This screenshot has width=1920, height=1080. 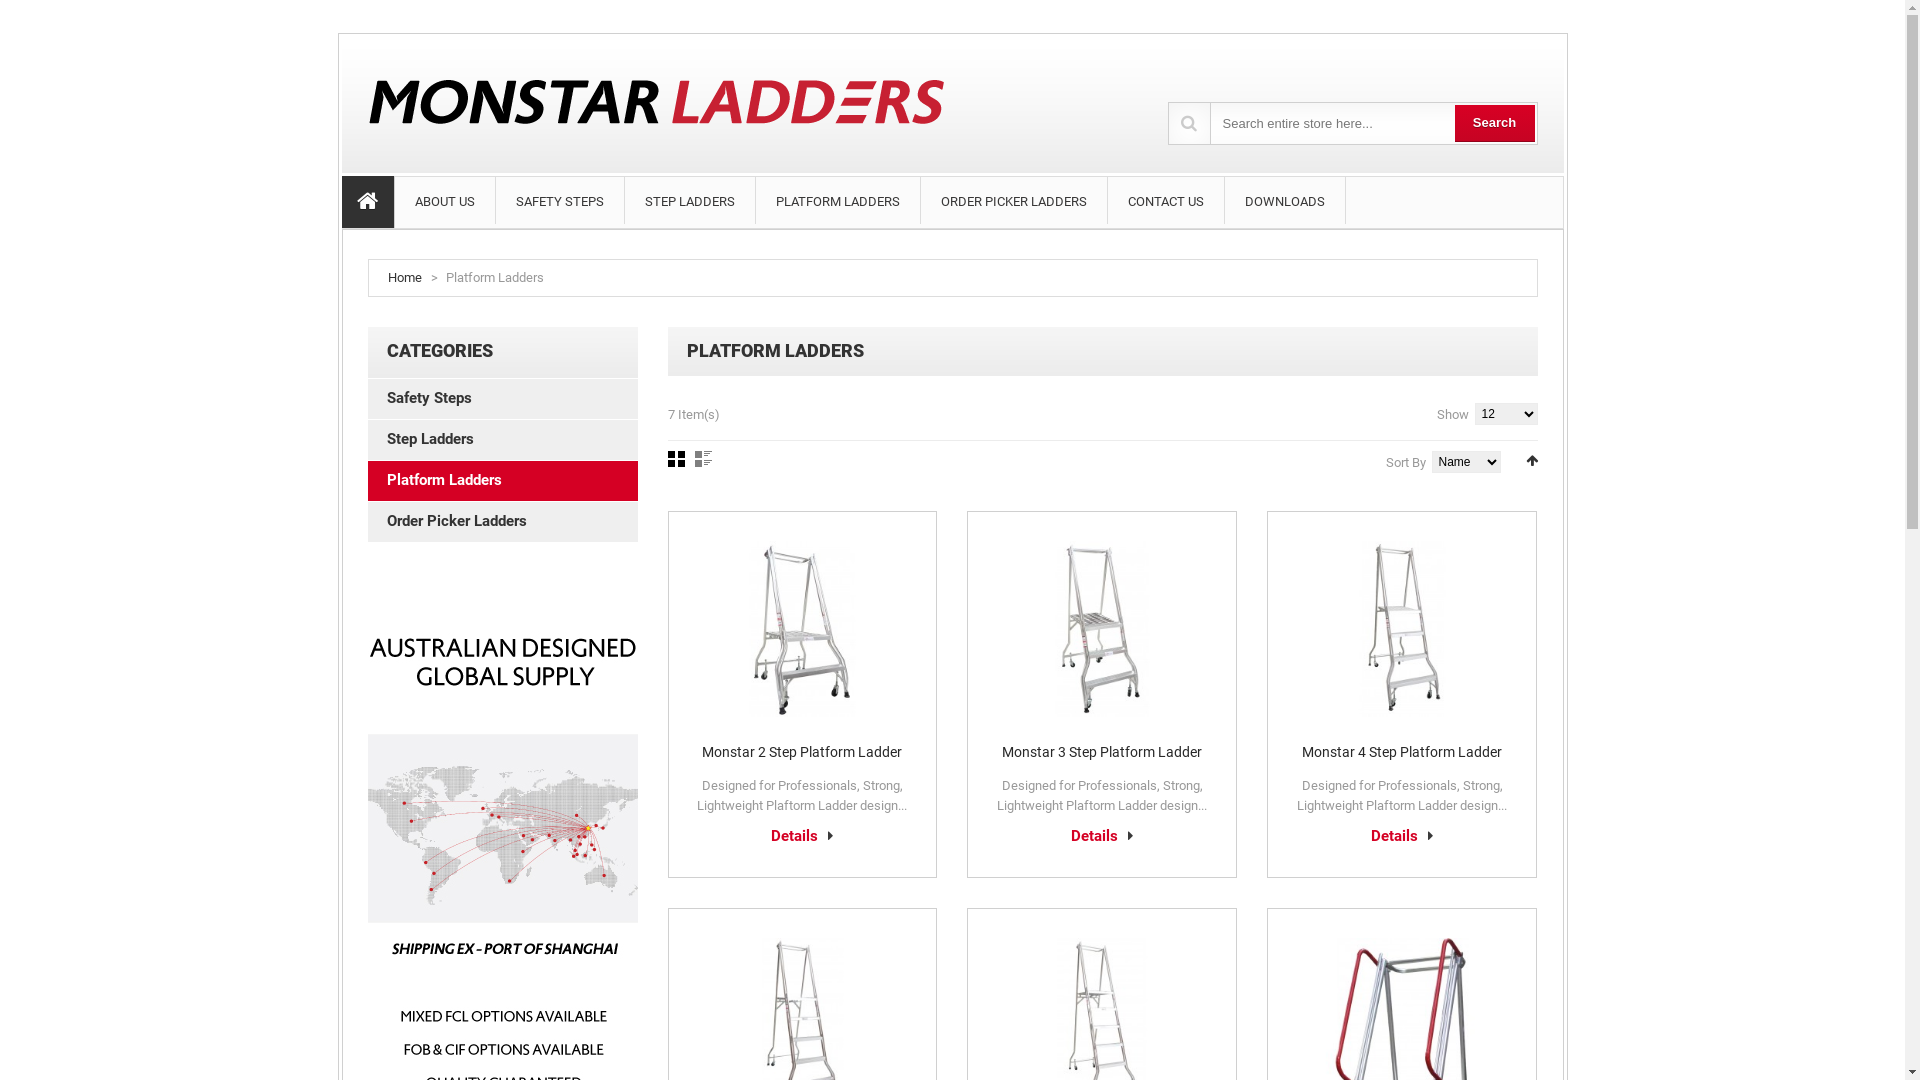 I want to click on 'PLATFORM LADDERS', so click(x=838, y=200).